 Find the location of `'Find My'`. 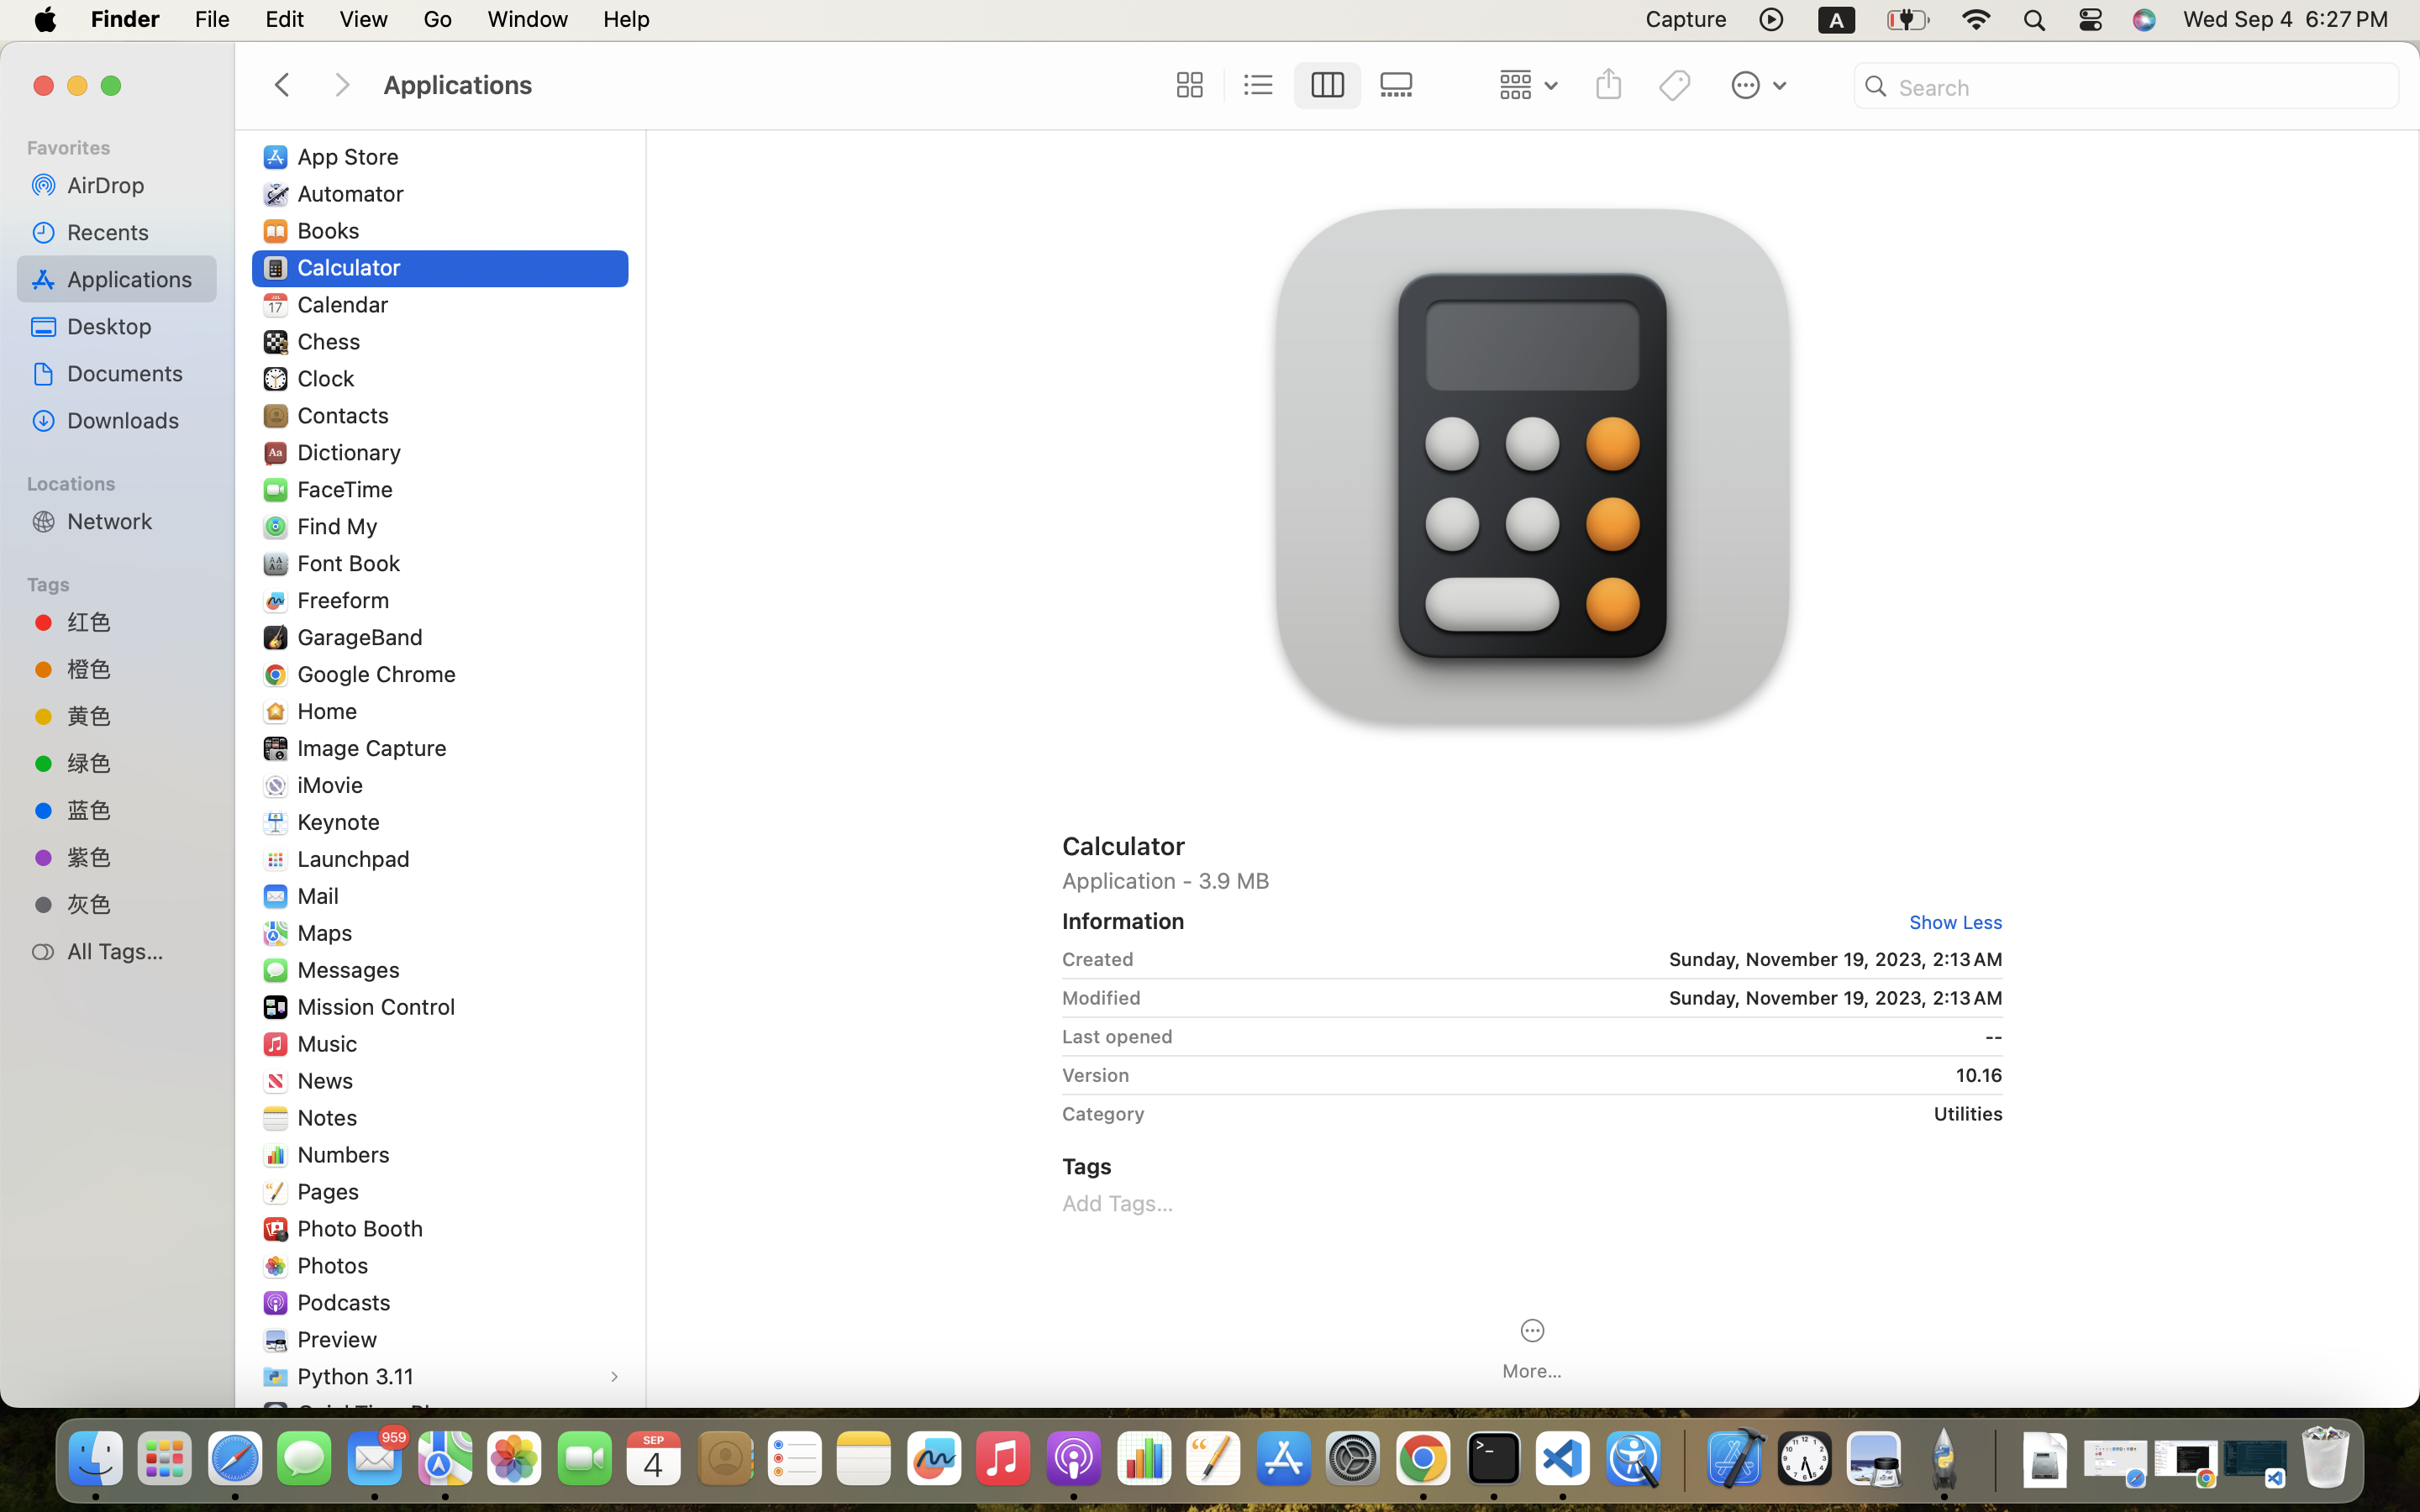

'Find My' is located at coordinates (340, 526).